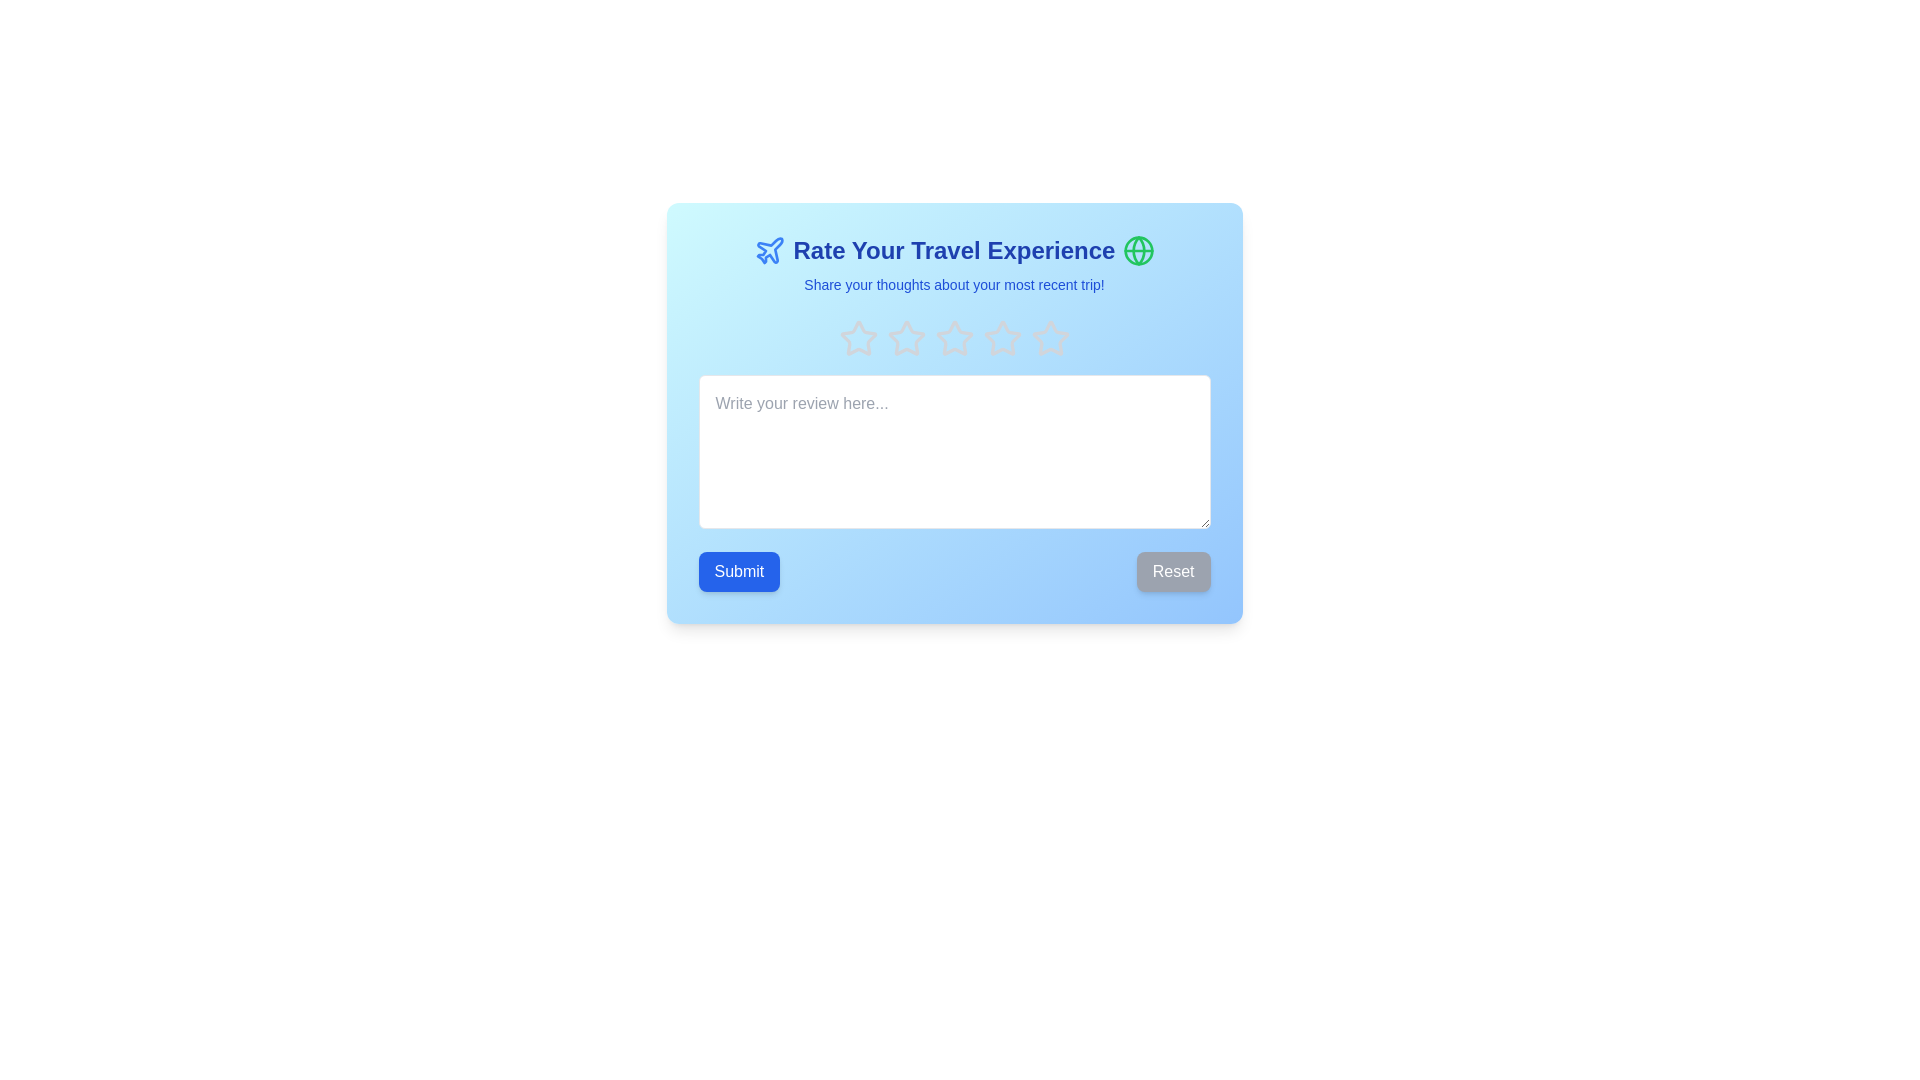 This screenshot has height=1080, width=1920. What do you see at coordinates (768, 249) in the screenshot?
I see `the decorative travel icon located on the far left of the group, which includes the heading 'Rate Your Travel Experience' and a globe icon` at bounding box center [768, 249].